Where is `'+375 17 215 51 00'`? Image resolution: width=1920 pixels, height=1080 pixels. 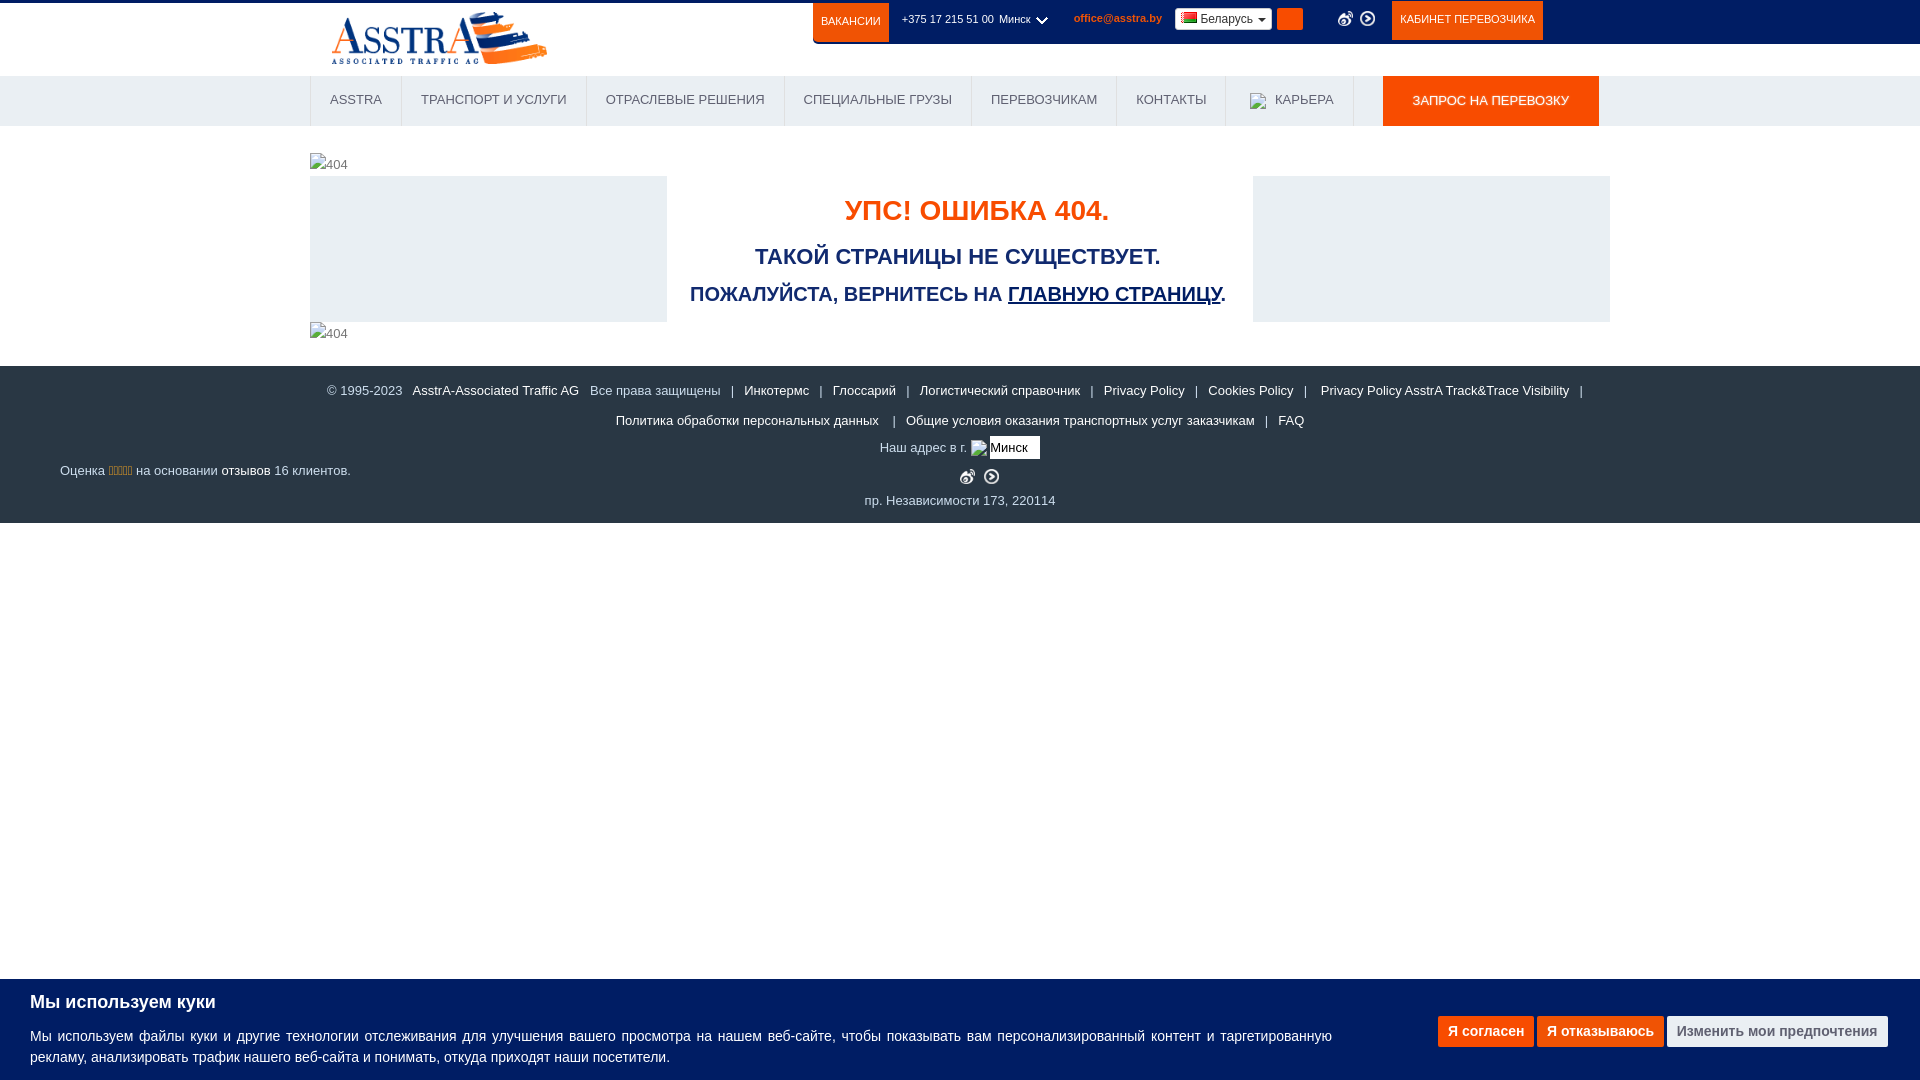
'+375 17 215 51 00' is located at coordinates (947, 19).